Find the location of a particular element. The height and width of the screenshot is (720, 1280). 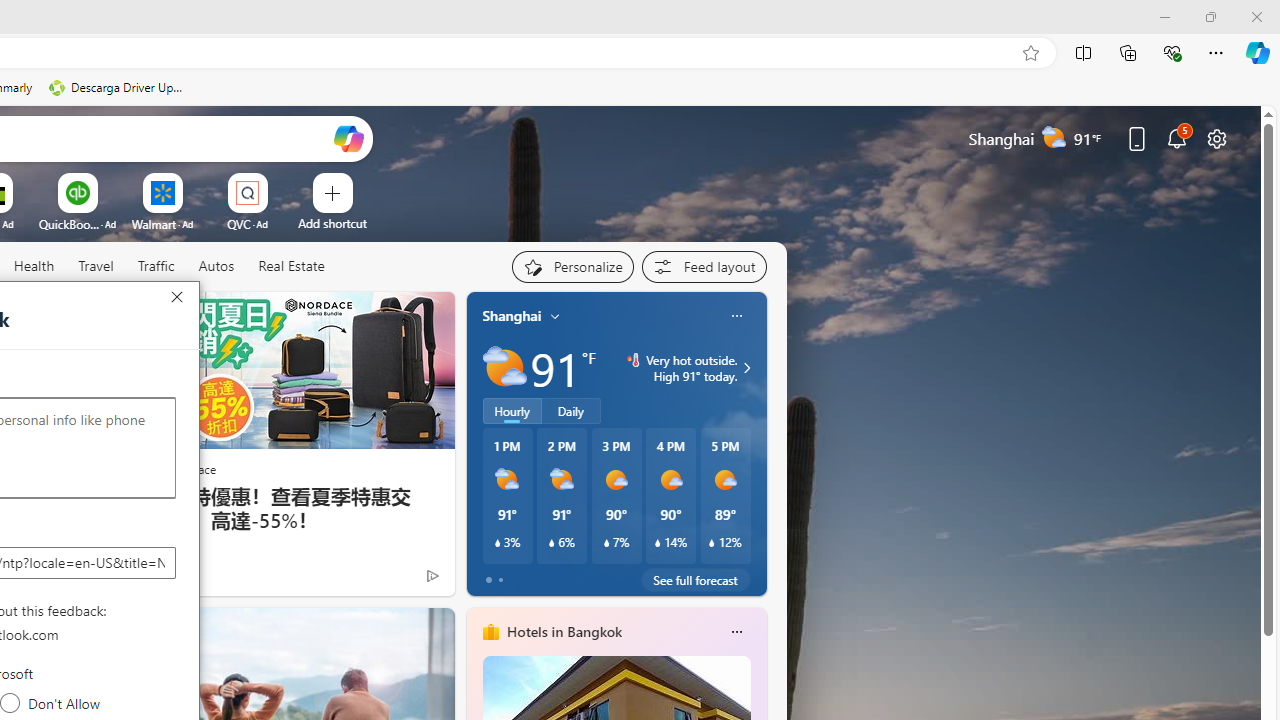

'Traffic' is located at coordinates (154, 265).